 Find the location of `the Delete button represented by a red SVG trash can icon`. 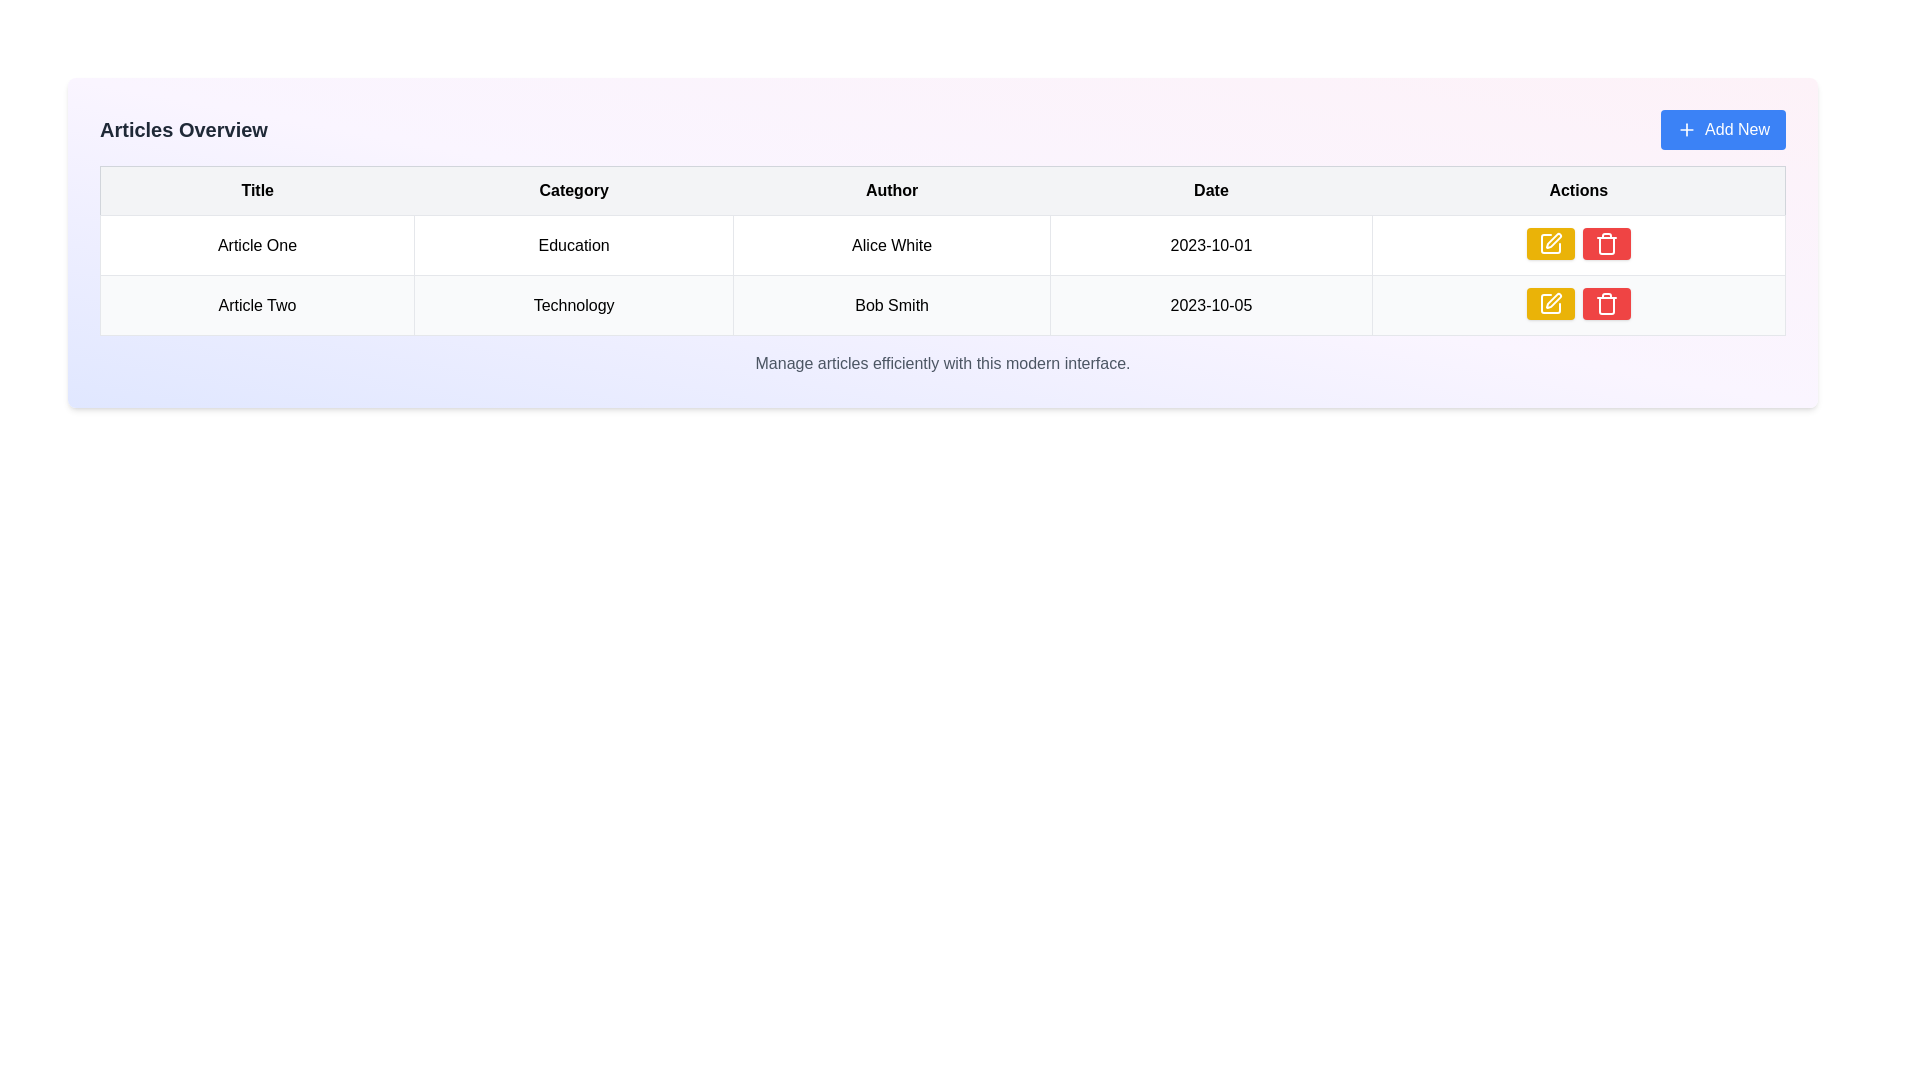

the Delete button represented by a red SVG trash can icon is located at coordinates (1607, 304).